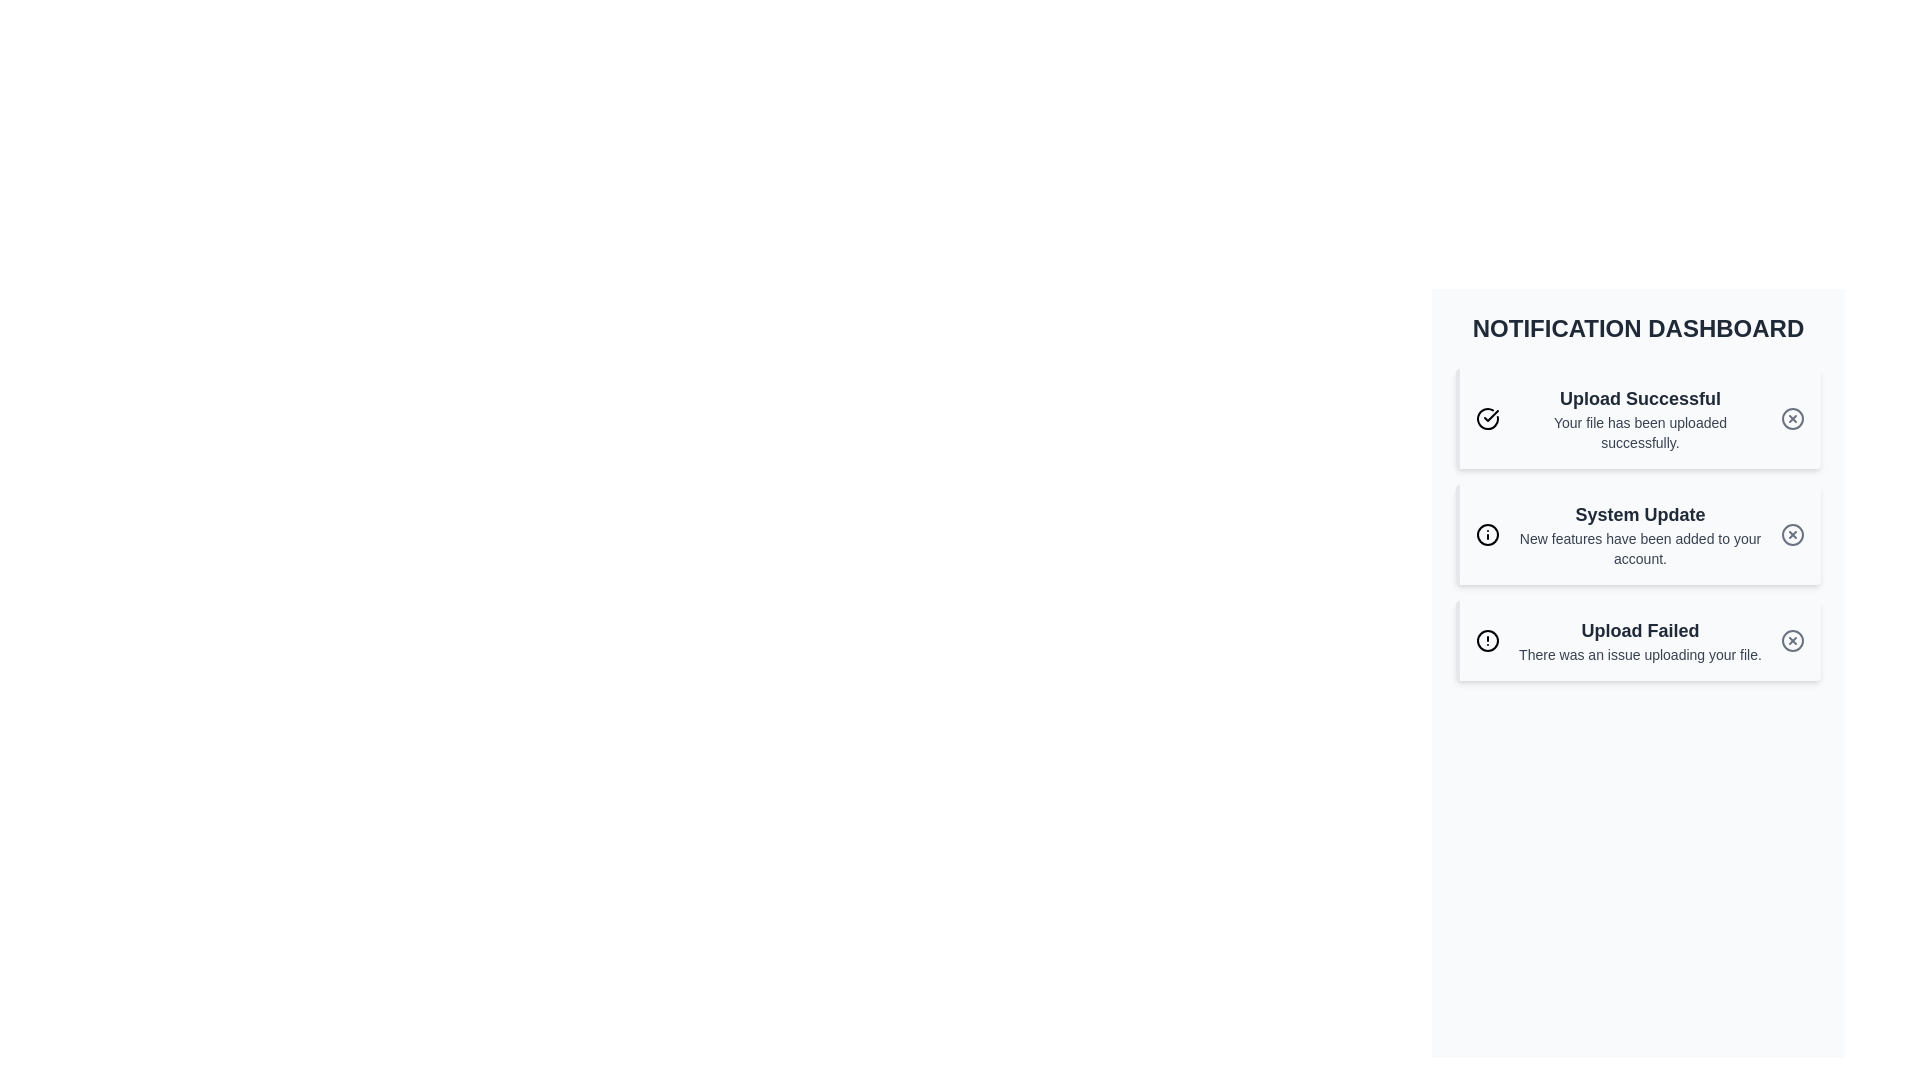  I want to click on the outermost circular part of the 'System Update' notification icon located in the notification dashboard, so click(1488, 534).